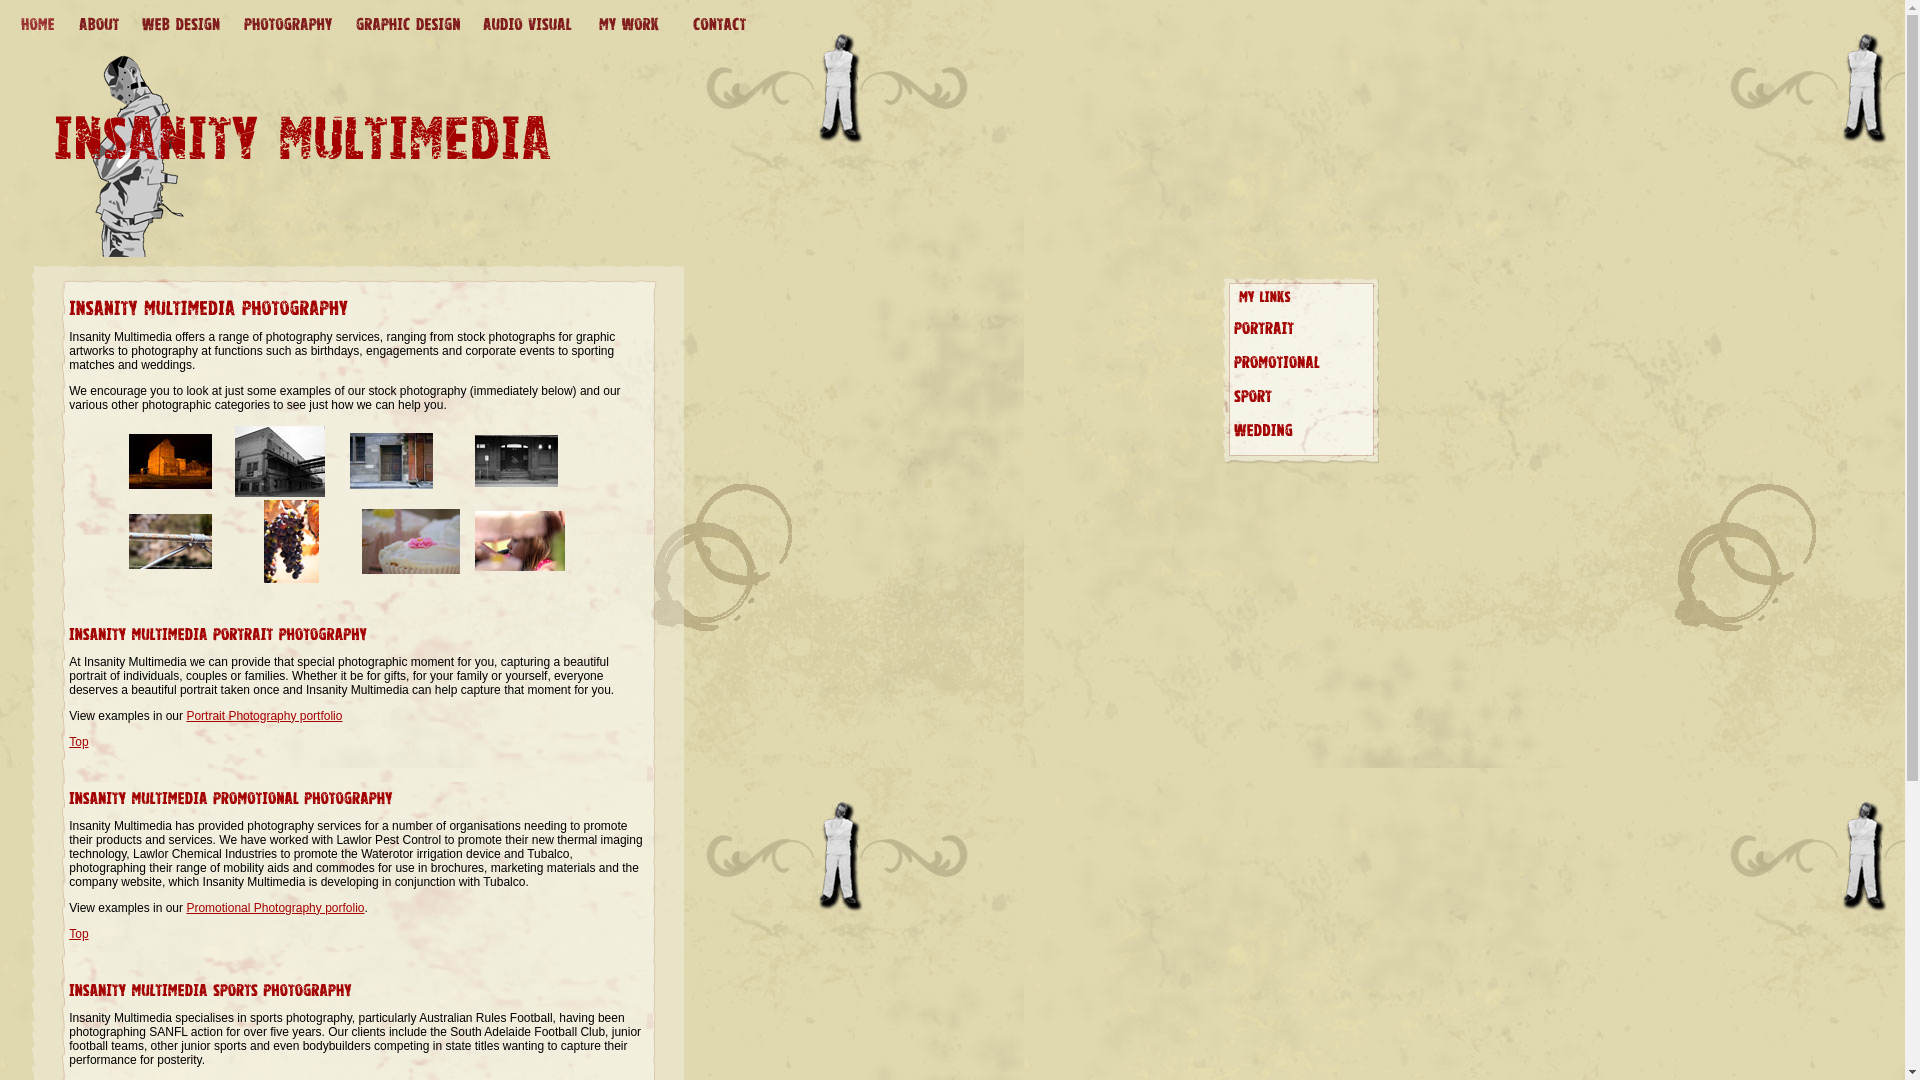 This screenshot has height=1080, width=1920. What do you see at coordinates (78, 741) in the screenshot?
I see `'Top'` at bounding box center [78, 741].